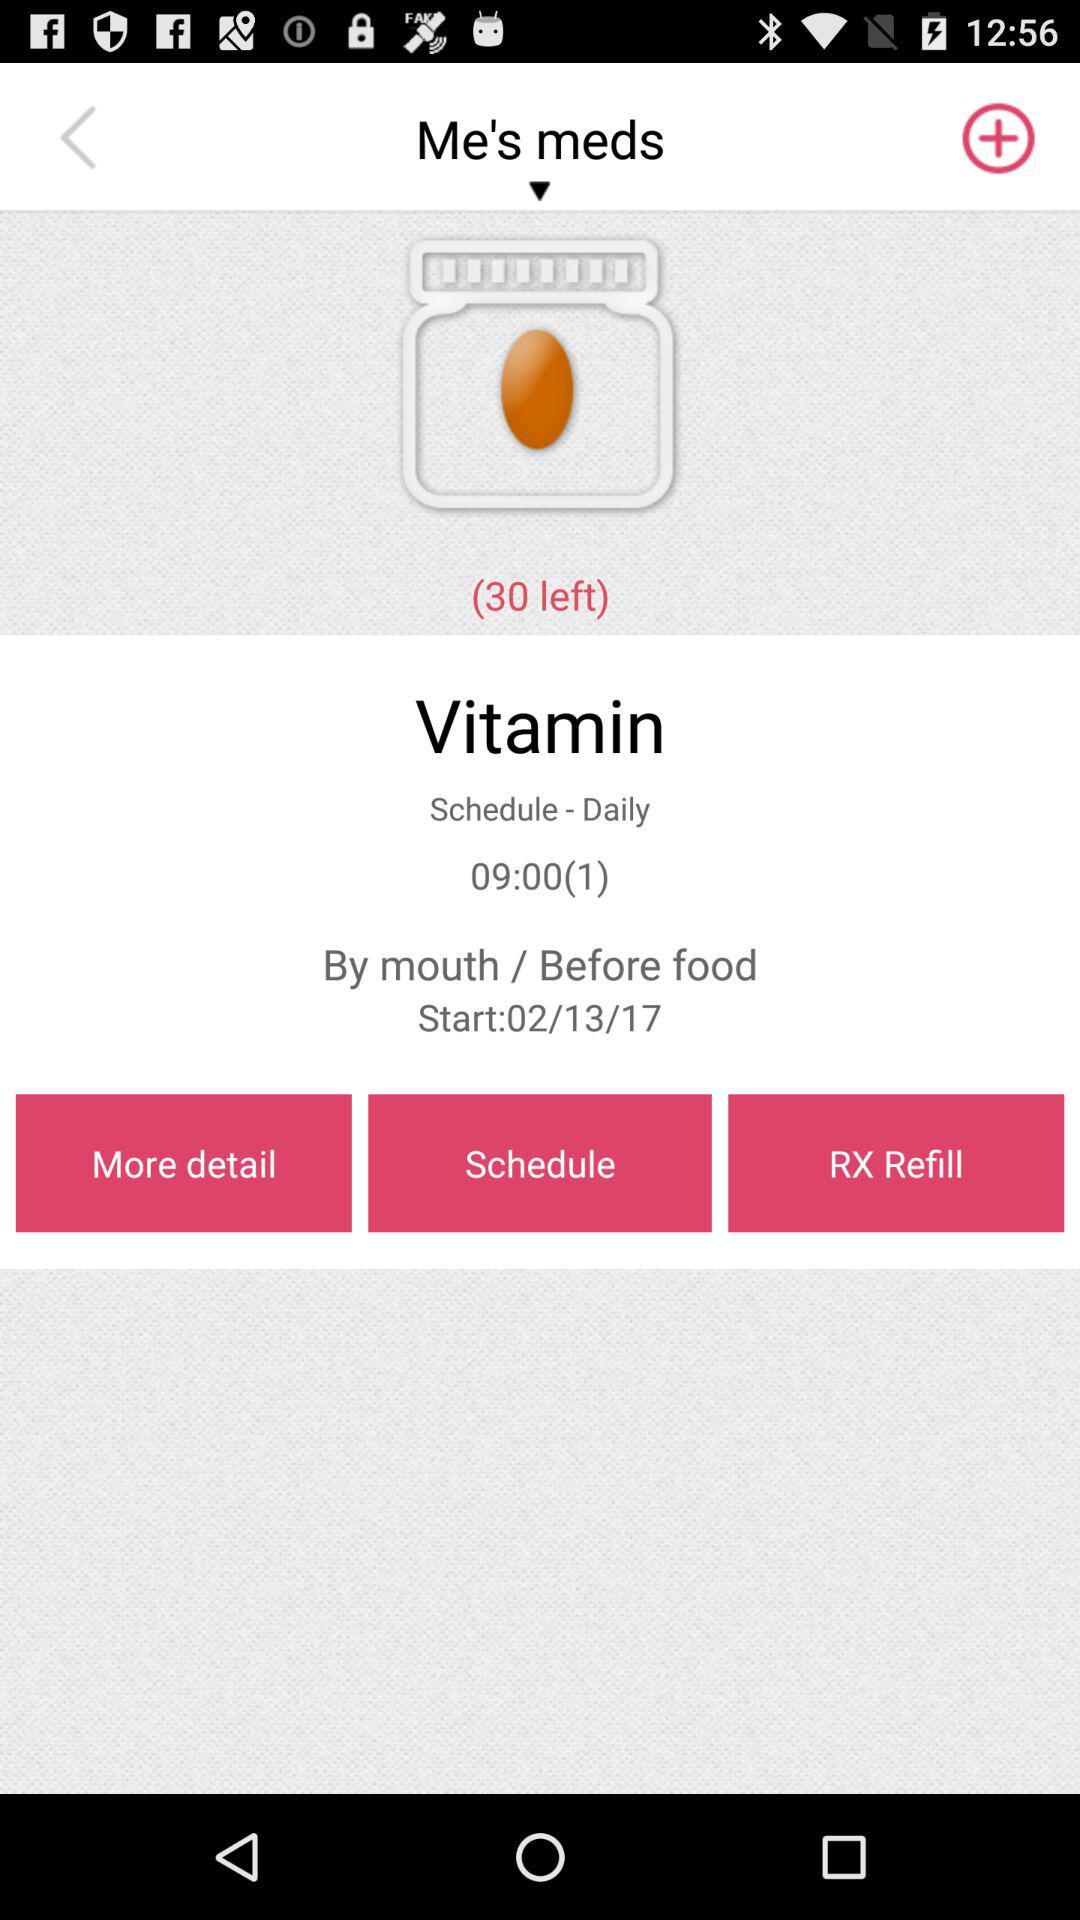 The width and height of the screenshot is (1080, 1920). I want to click on the more detail on the left, so click(183, 1163).